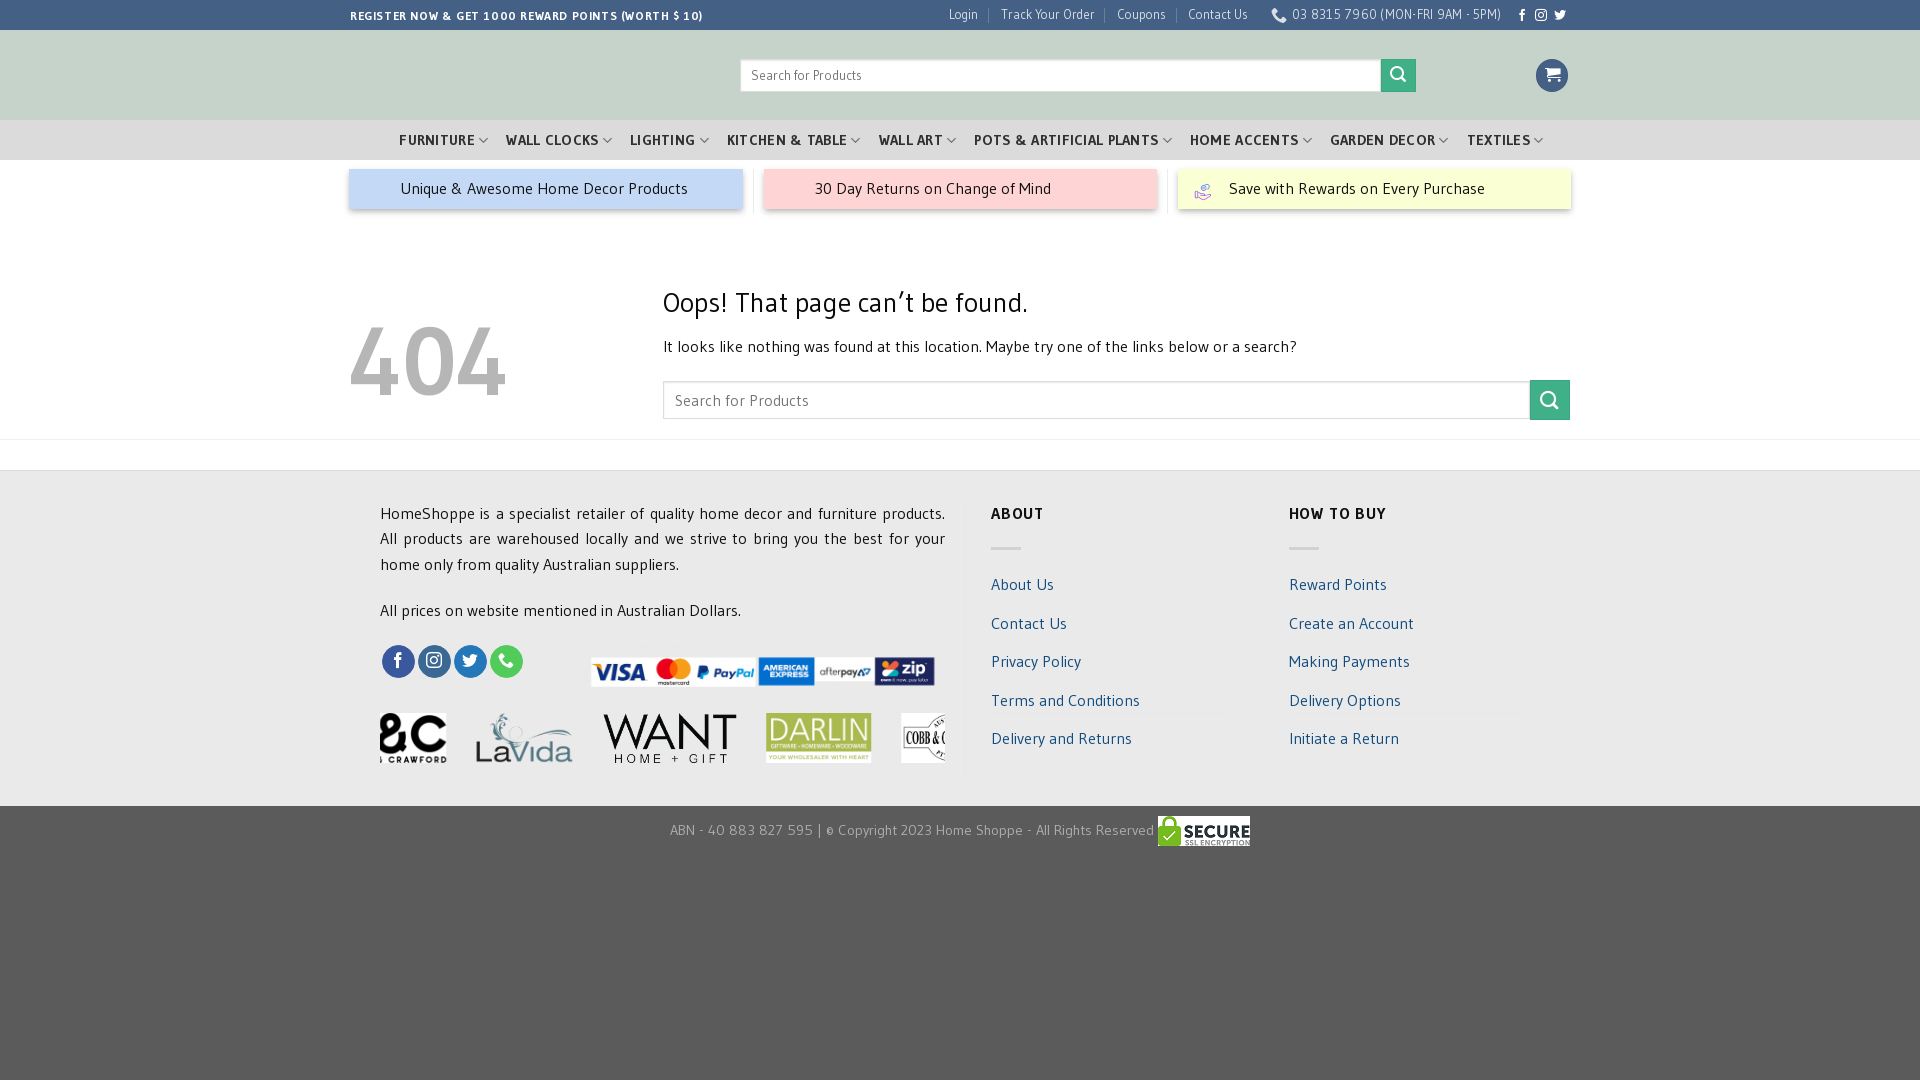  Describe the element at coordinates (662, 139) in the screenshot. I see `'LIGHTING'` at that location.